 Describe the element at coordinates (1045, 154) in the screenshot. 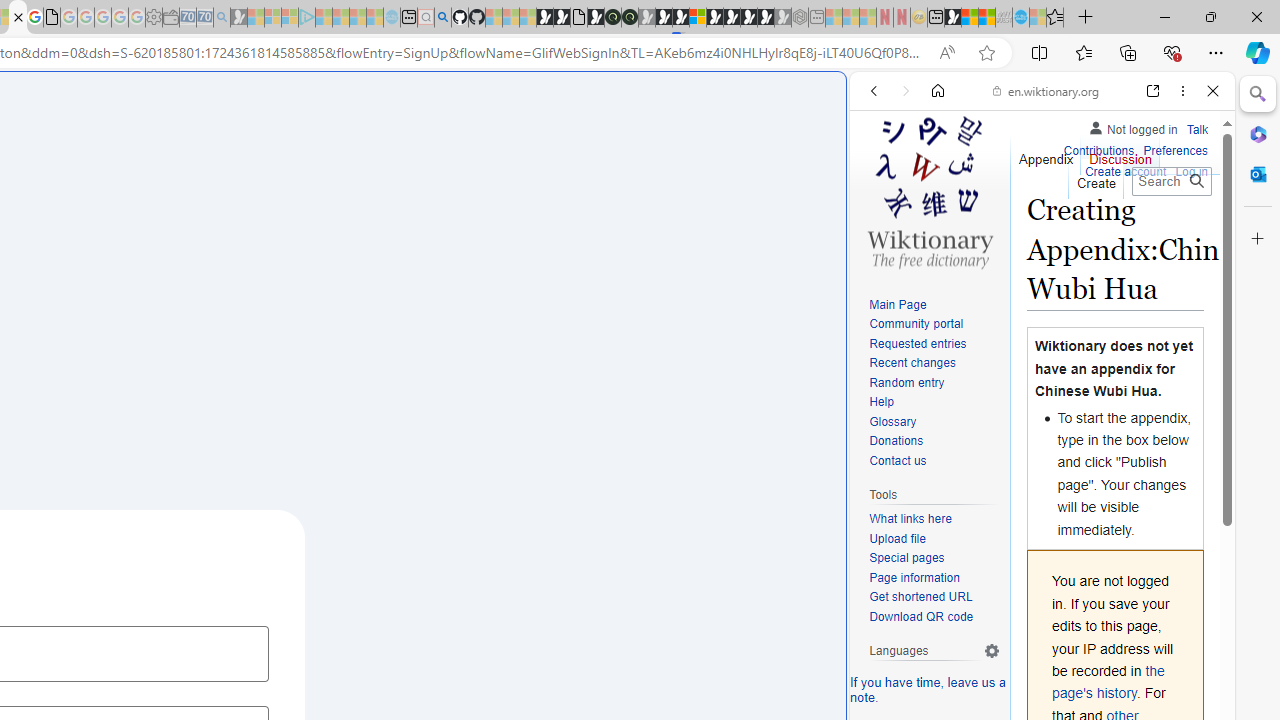

I see `'Appendix'` at that location.